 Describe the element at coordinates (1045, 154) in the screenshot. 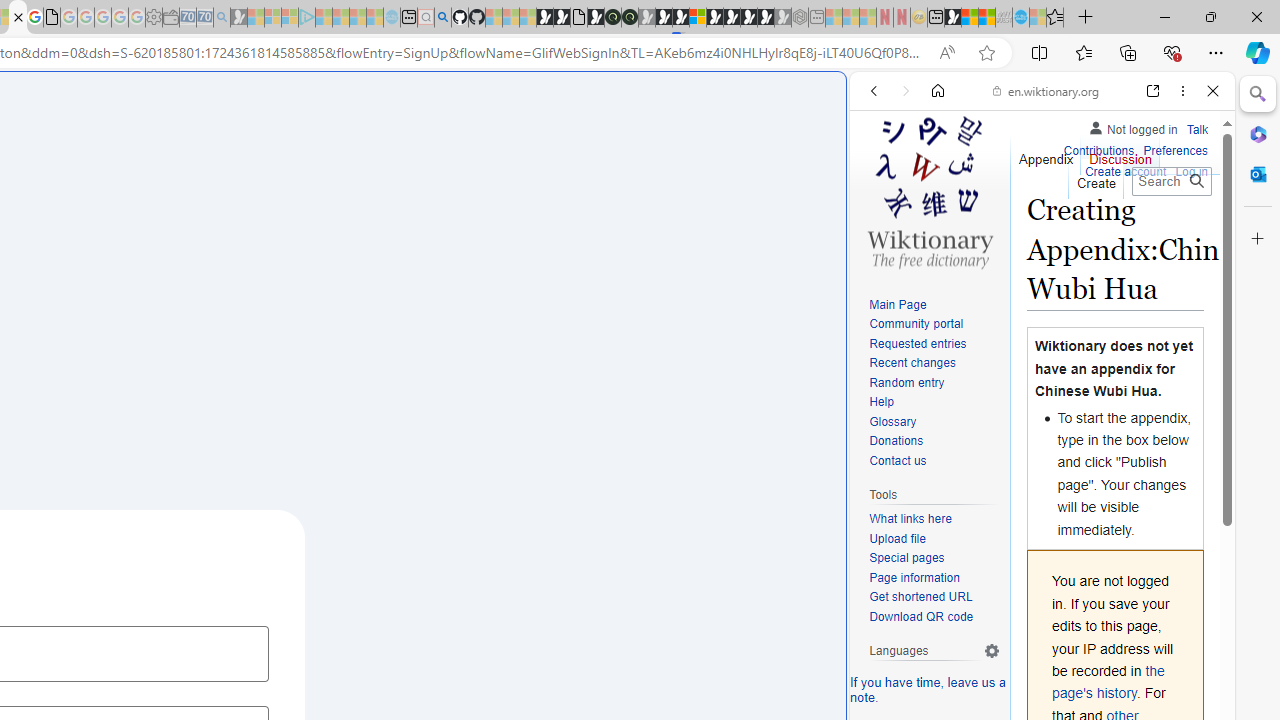

I see `'Appendix'` at that location.